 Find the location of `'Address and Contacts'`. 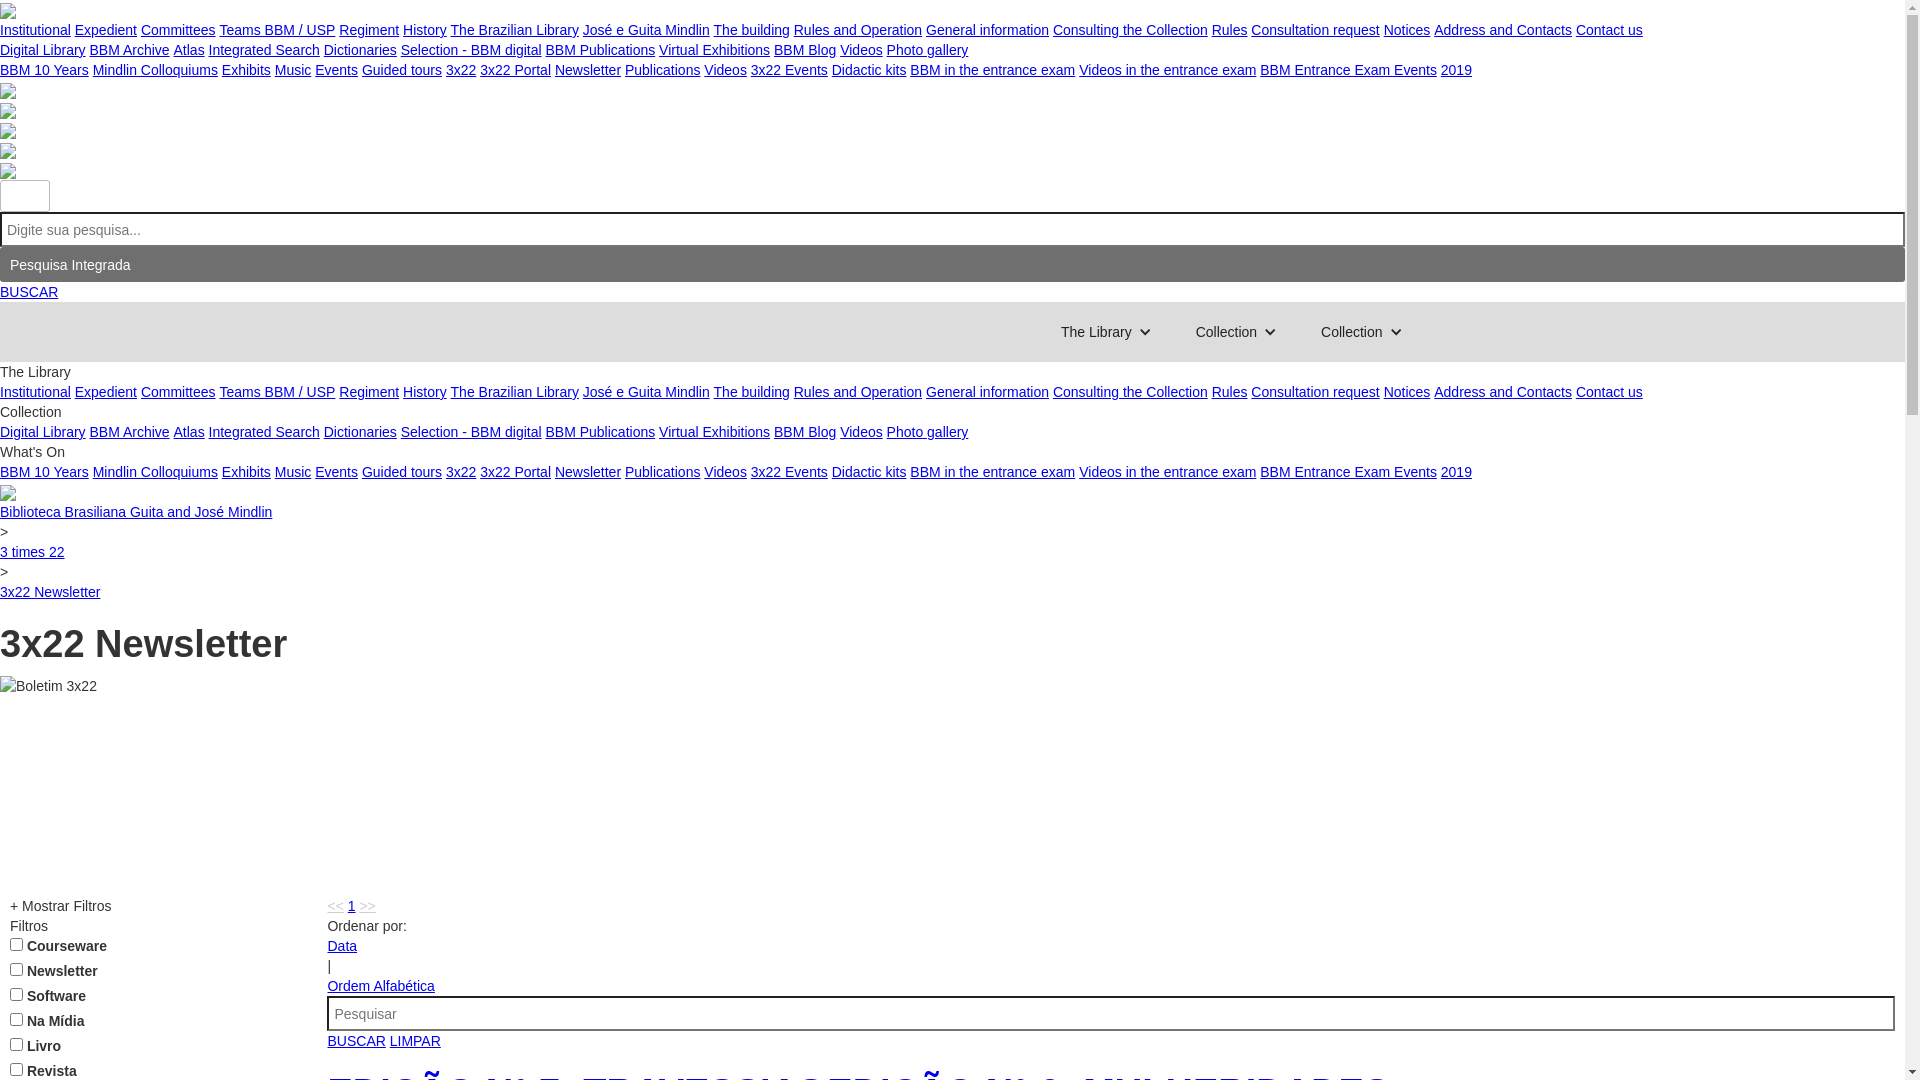

'Address and Contacts' is located at coordinates (1433, 30).